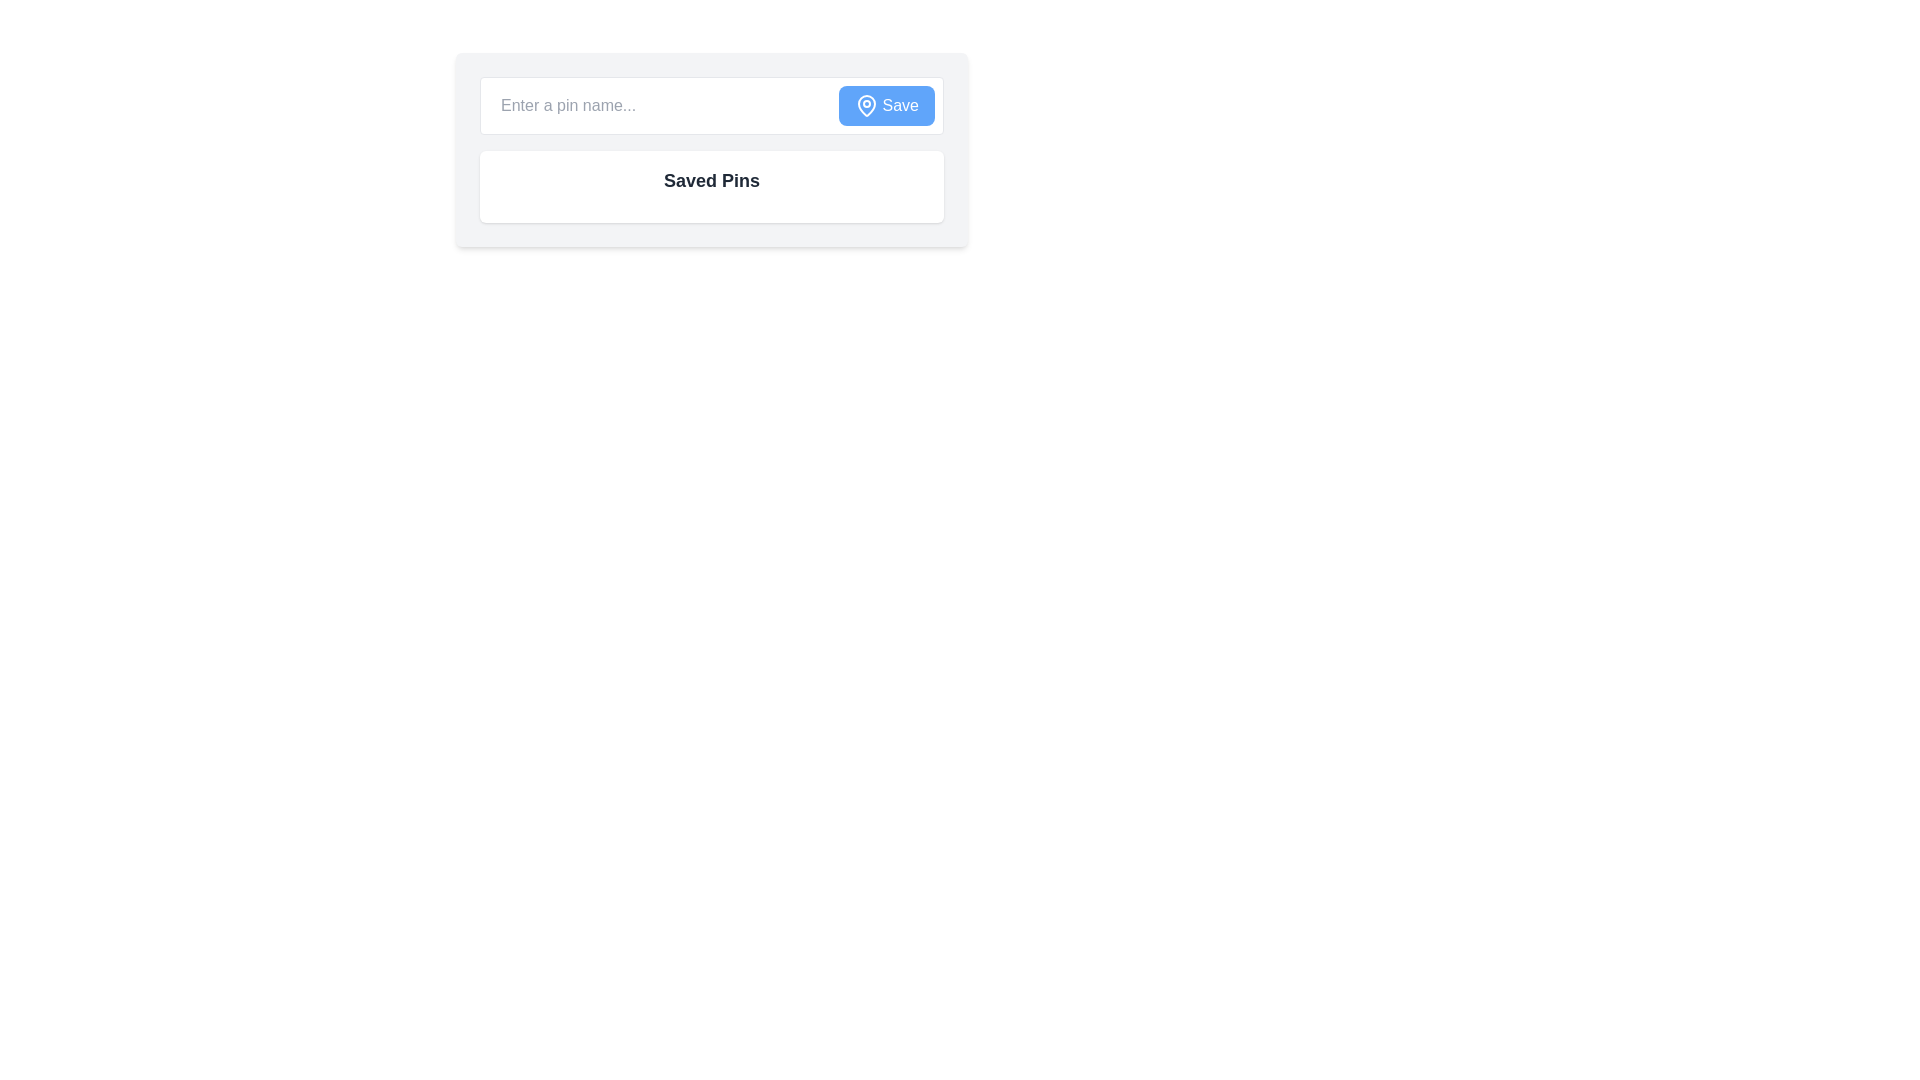 This screenshot has height=1080, width=1920. Describe the element at coordinates (866, 105) in the screenshot. I see `the 'Save' icon, which is positioned to the left of the text 'Save' in a blue rounded rectangular button at the top right of the main section` at that location.